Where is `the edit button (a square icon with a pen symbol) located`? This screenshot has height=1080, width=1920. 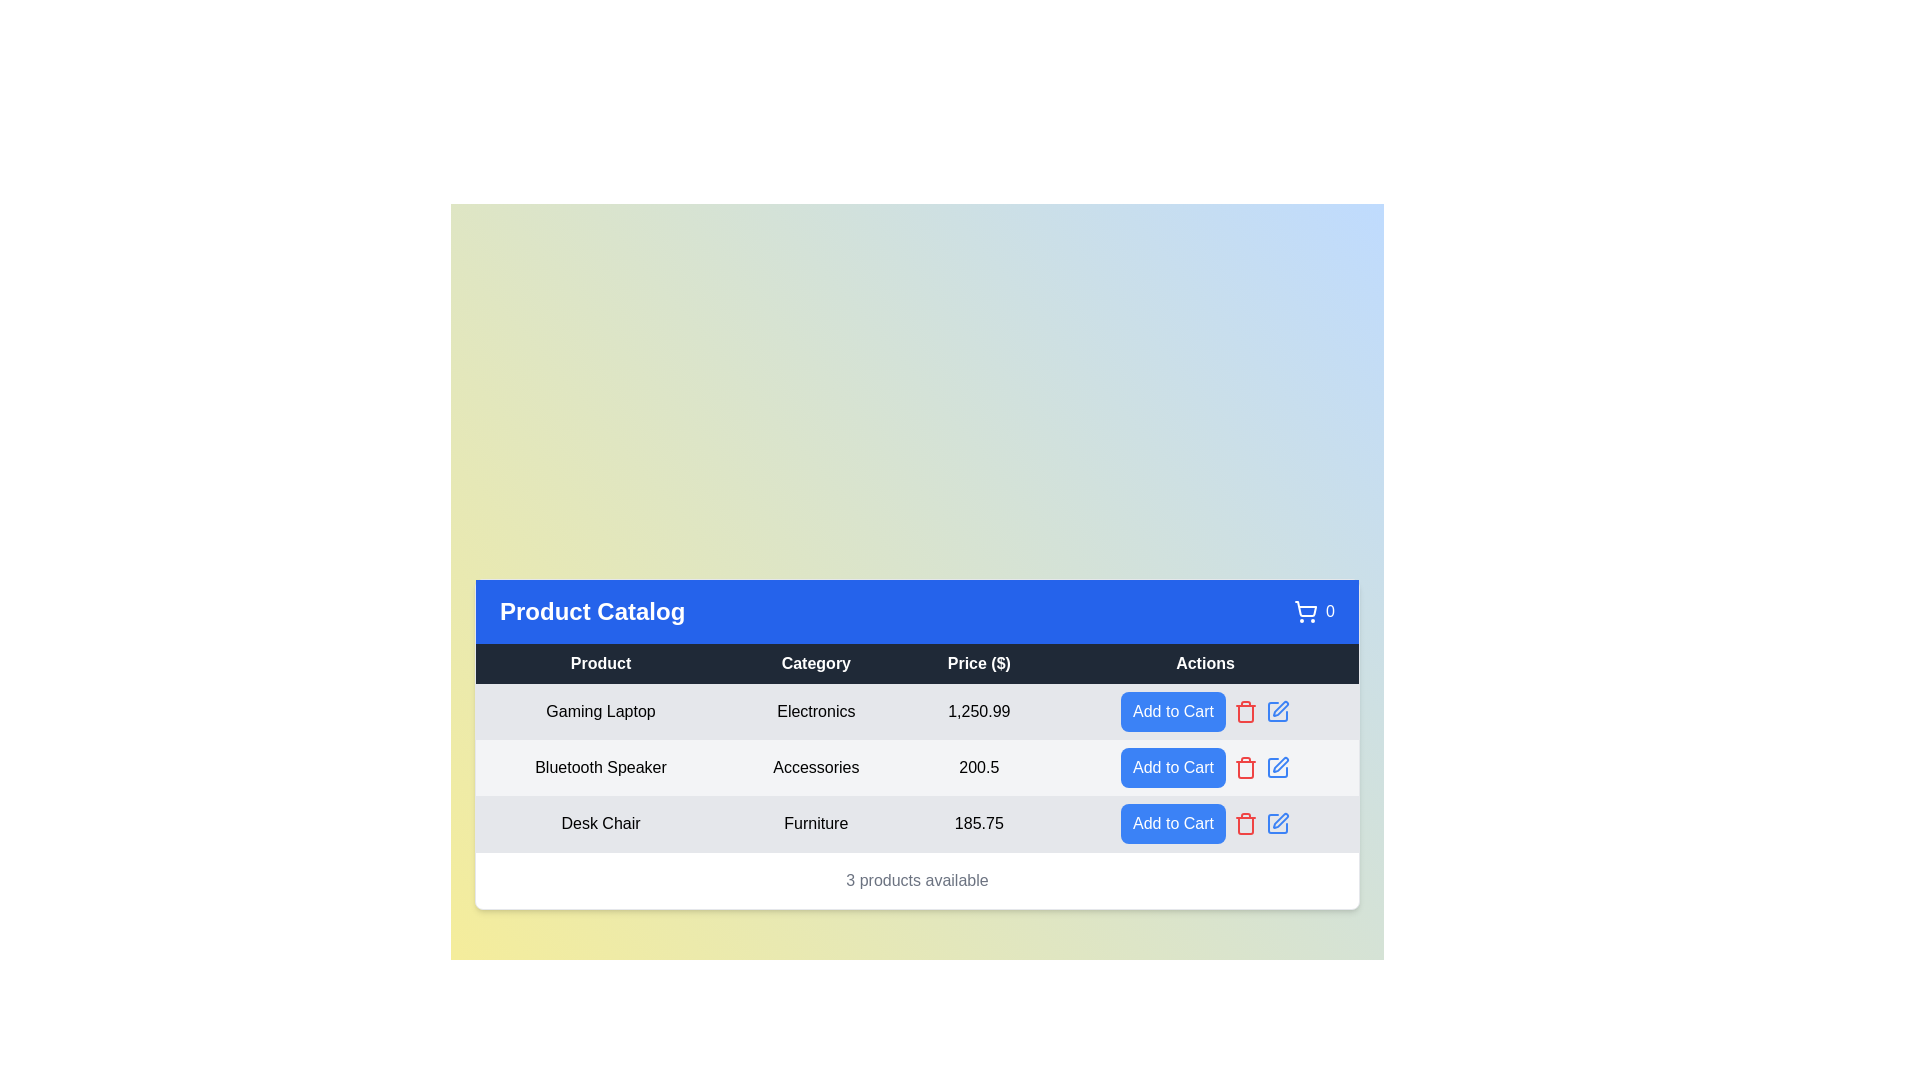
the edit button (a square icon with a pen symbol) located is located at coordinates (1276, 823).